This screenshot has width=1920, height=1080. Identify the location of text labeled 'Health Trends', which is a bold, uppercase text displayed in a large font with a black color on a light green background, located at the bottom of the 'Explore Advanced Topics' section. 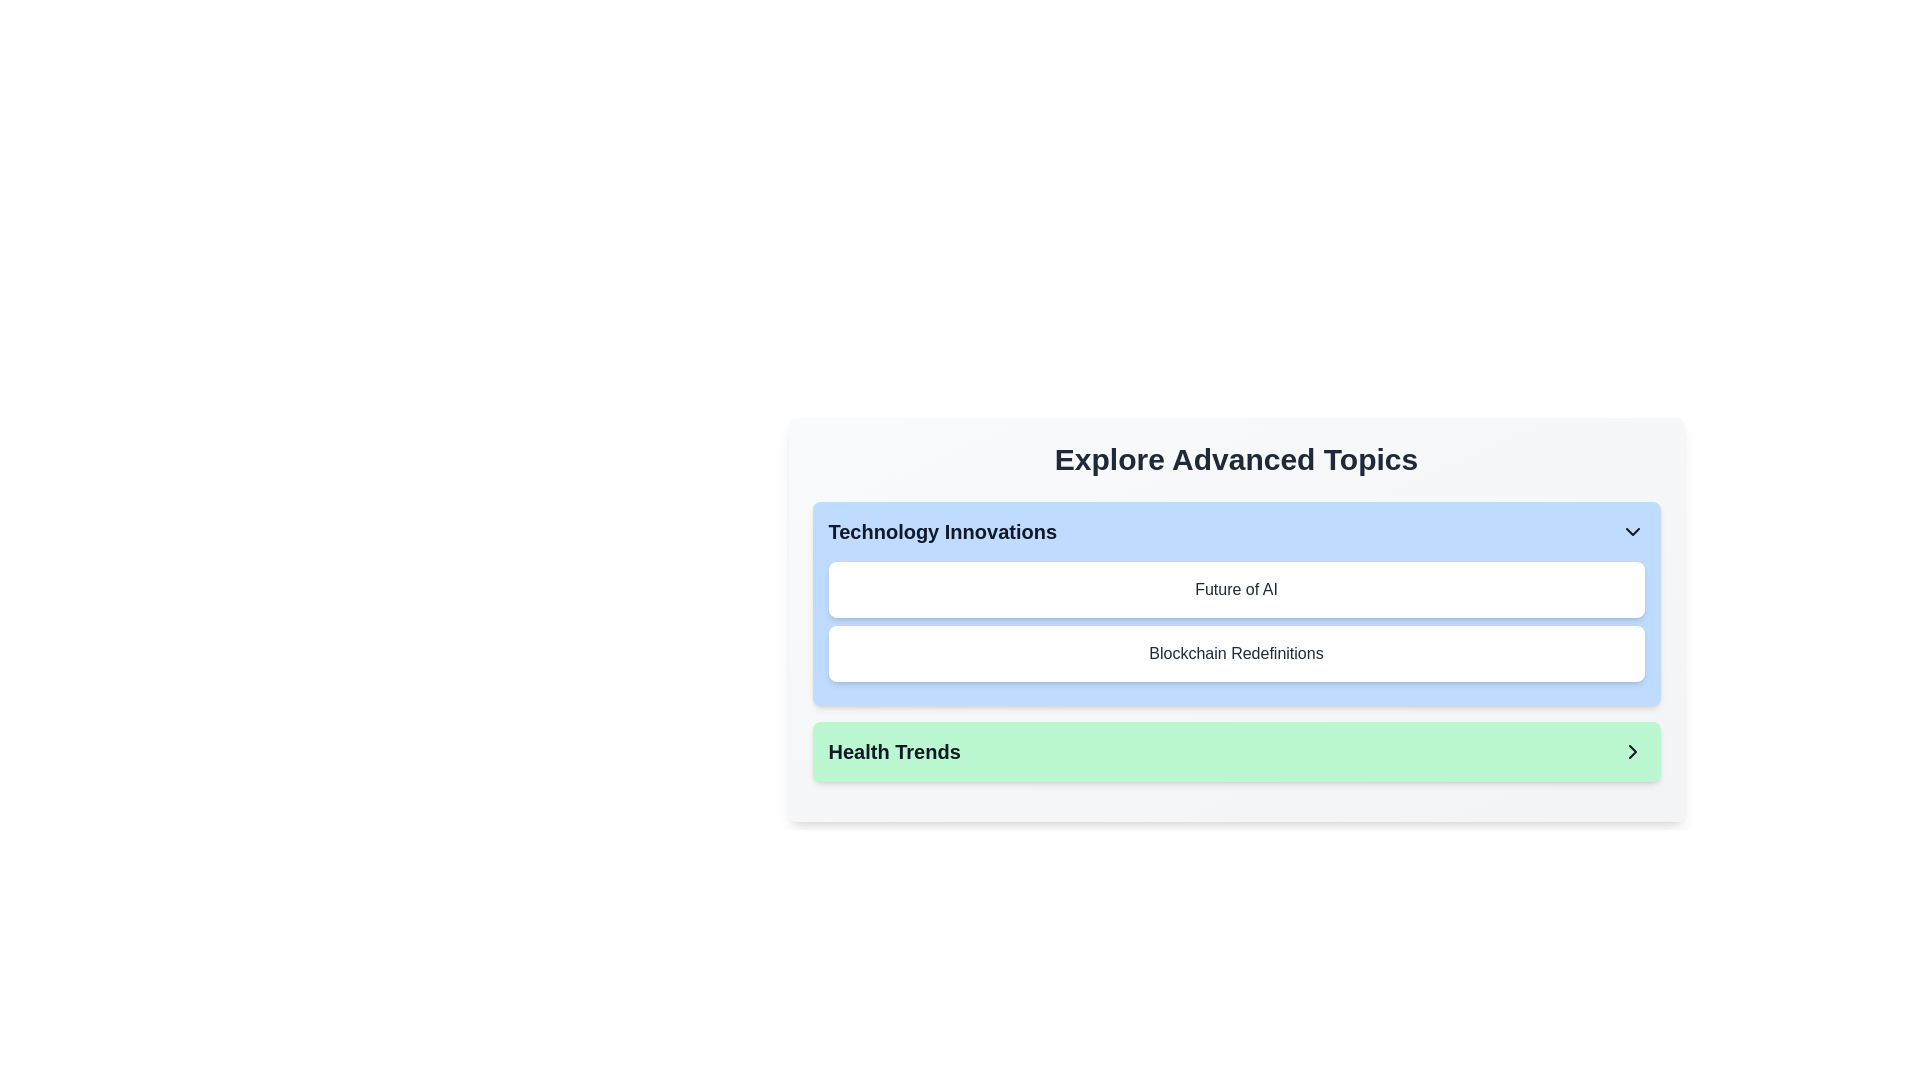
(893, 752).